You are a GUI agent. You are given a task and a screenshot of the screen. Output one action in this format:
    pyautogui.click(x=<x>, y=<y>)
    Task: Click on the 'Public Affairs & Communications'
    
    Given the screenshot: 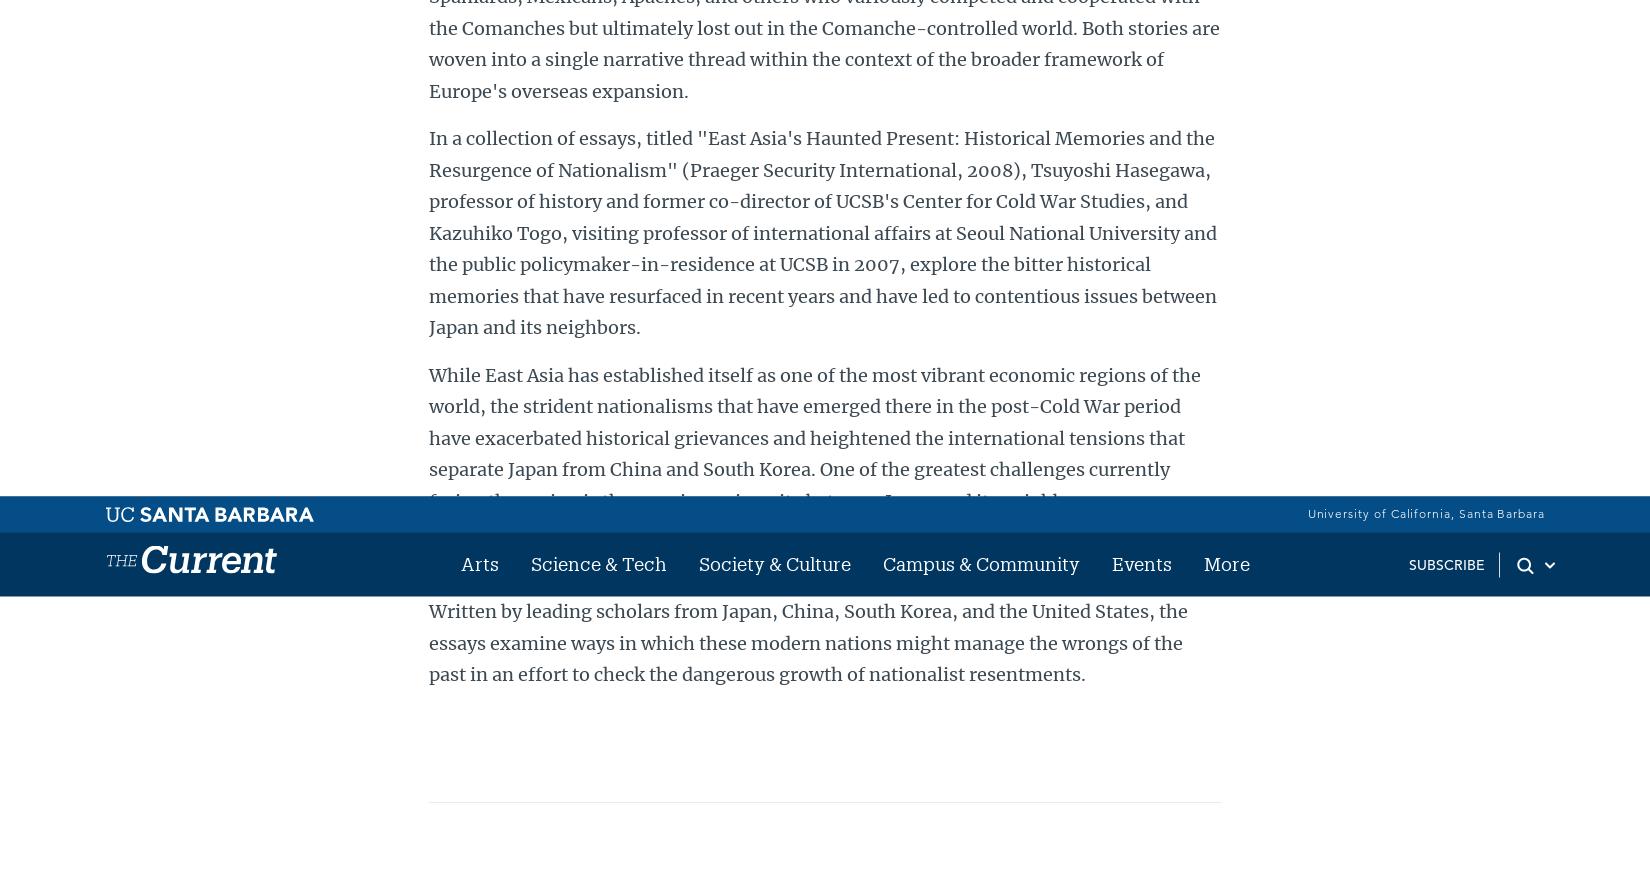 What is the action you would take?
    pyautogui.click(x=1063, y=125)
    